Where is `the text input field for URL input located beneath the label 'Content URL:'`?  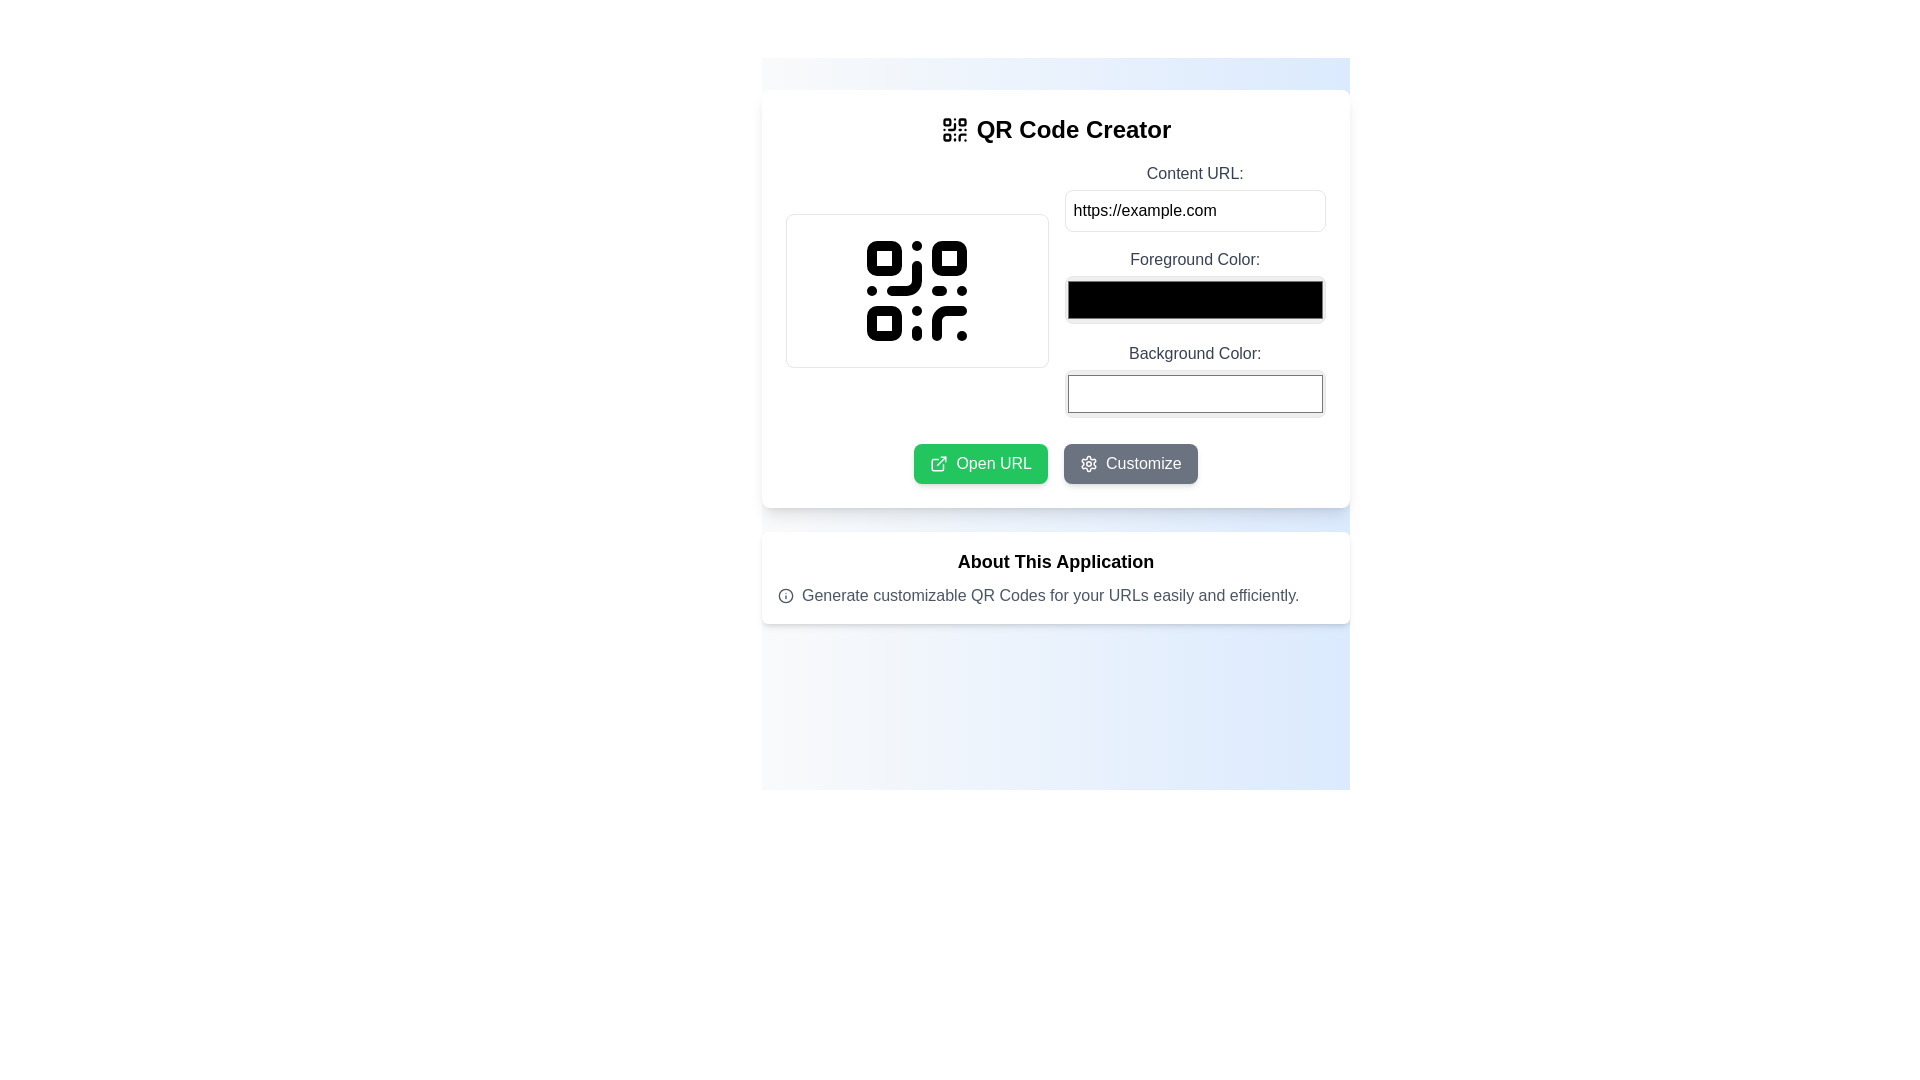
the text input field for URL input located beneath the label 'Content URL:' is located at coordinates (1195, 211).